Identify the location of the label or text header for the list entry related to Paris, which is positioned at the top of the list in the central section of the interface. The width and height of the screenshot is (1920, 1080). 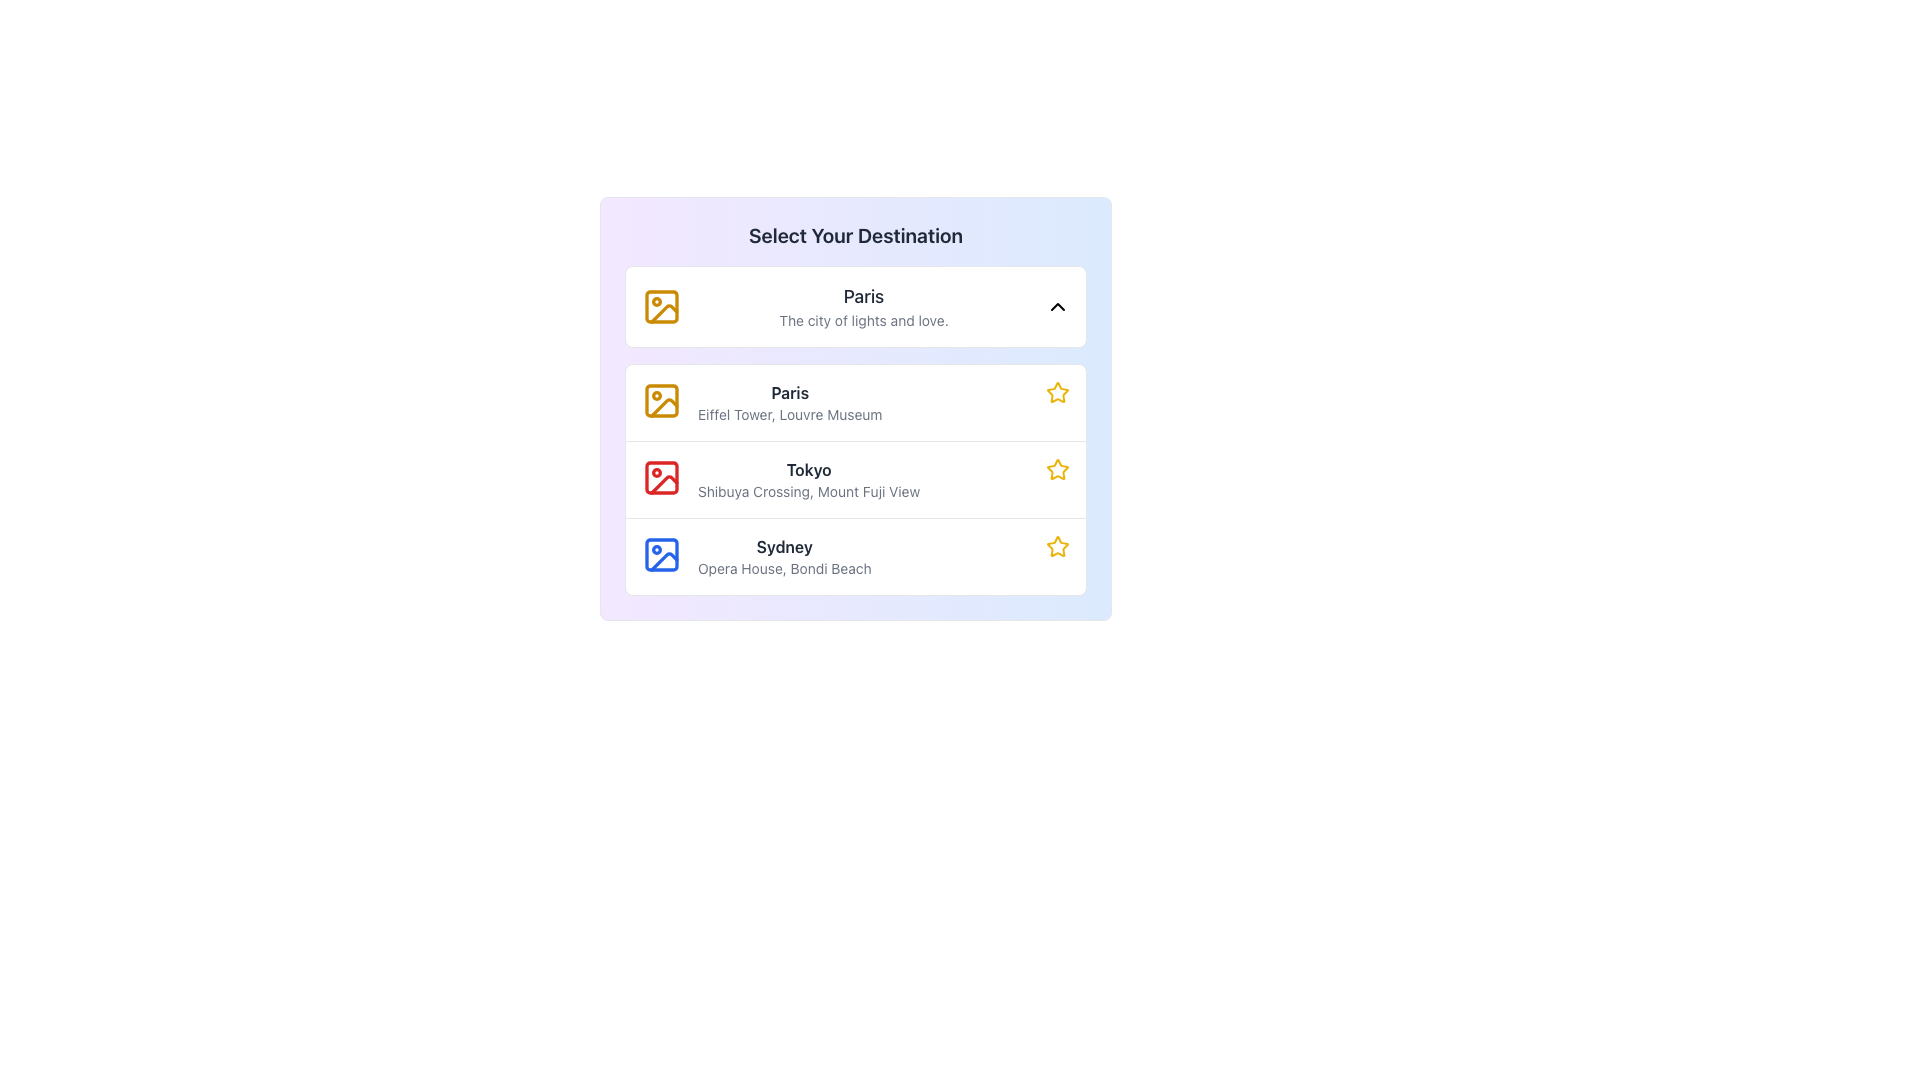
(864, 297).